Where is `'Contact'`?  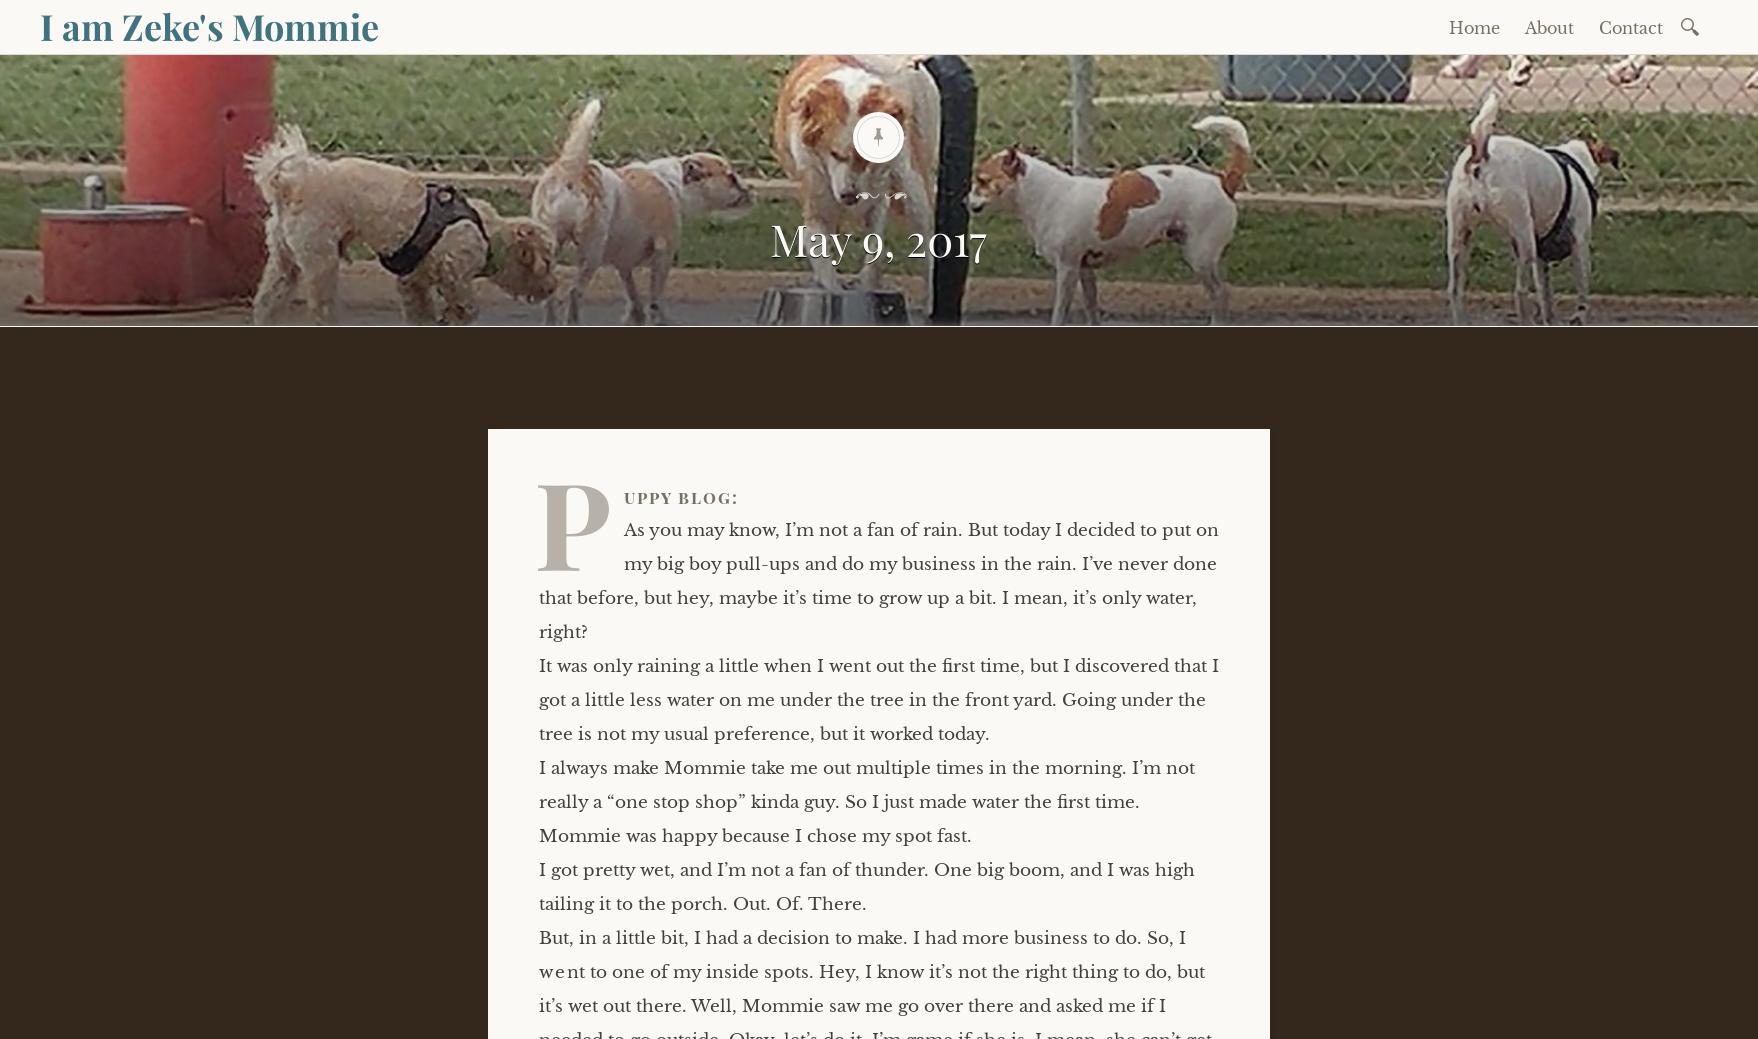
'Contact' is located at coordinates (1630, 26).